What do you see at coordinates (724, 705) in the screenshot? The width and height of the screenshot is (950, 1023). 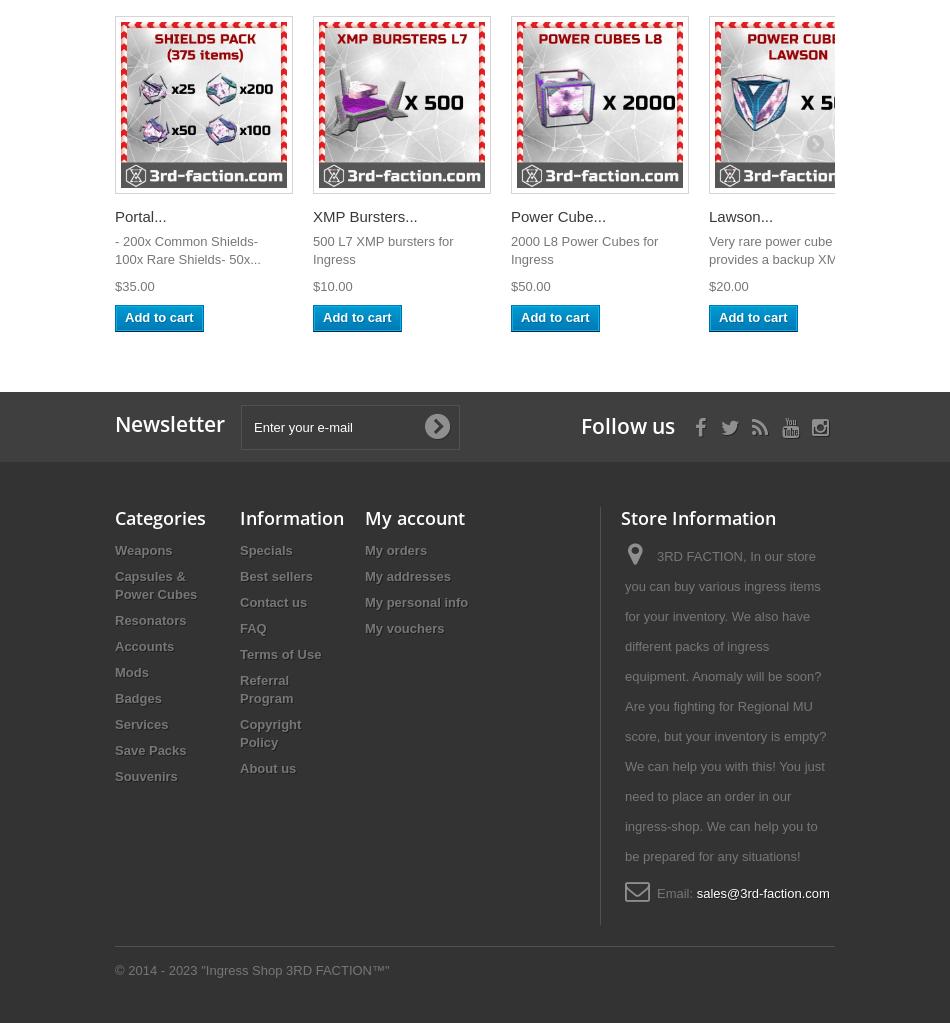 I see `'3RD FACTION, In our store you can buy various ingress items for your inventory. We also have different packs of ingress equipment. Anomaly will be soon? Are you fighting for Regional MU score, but your inventory is empty? We can help you with this! You just need to place an order in our ingress-shop. We can help you to be prepared for any situations!'` at bounding box center [724, 705].